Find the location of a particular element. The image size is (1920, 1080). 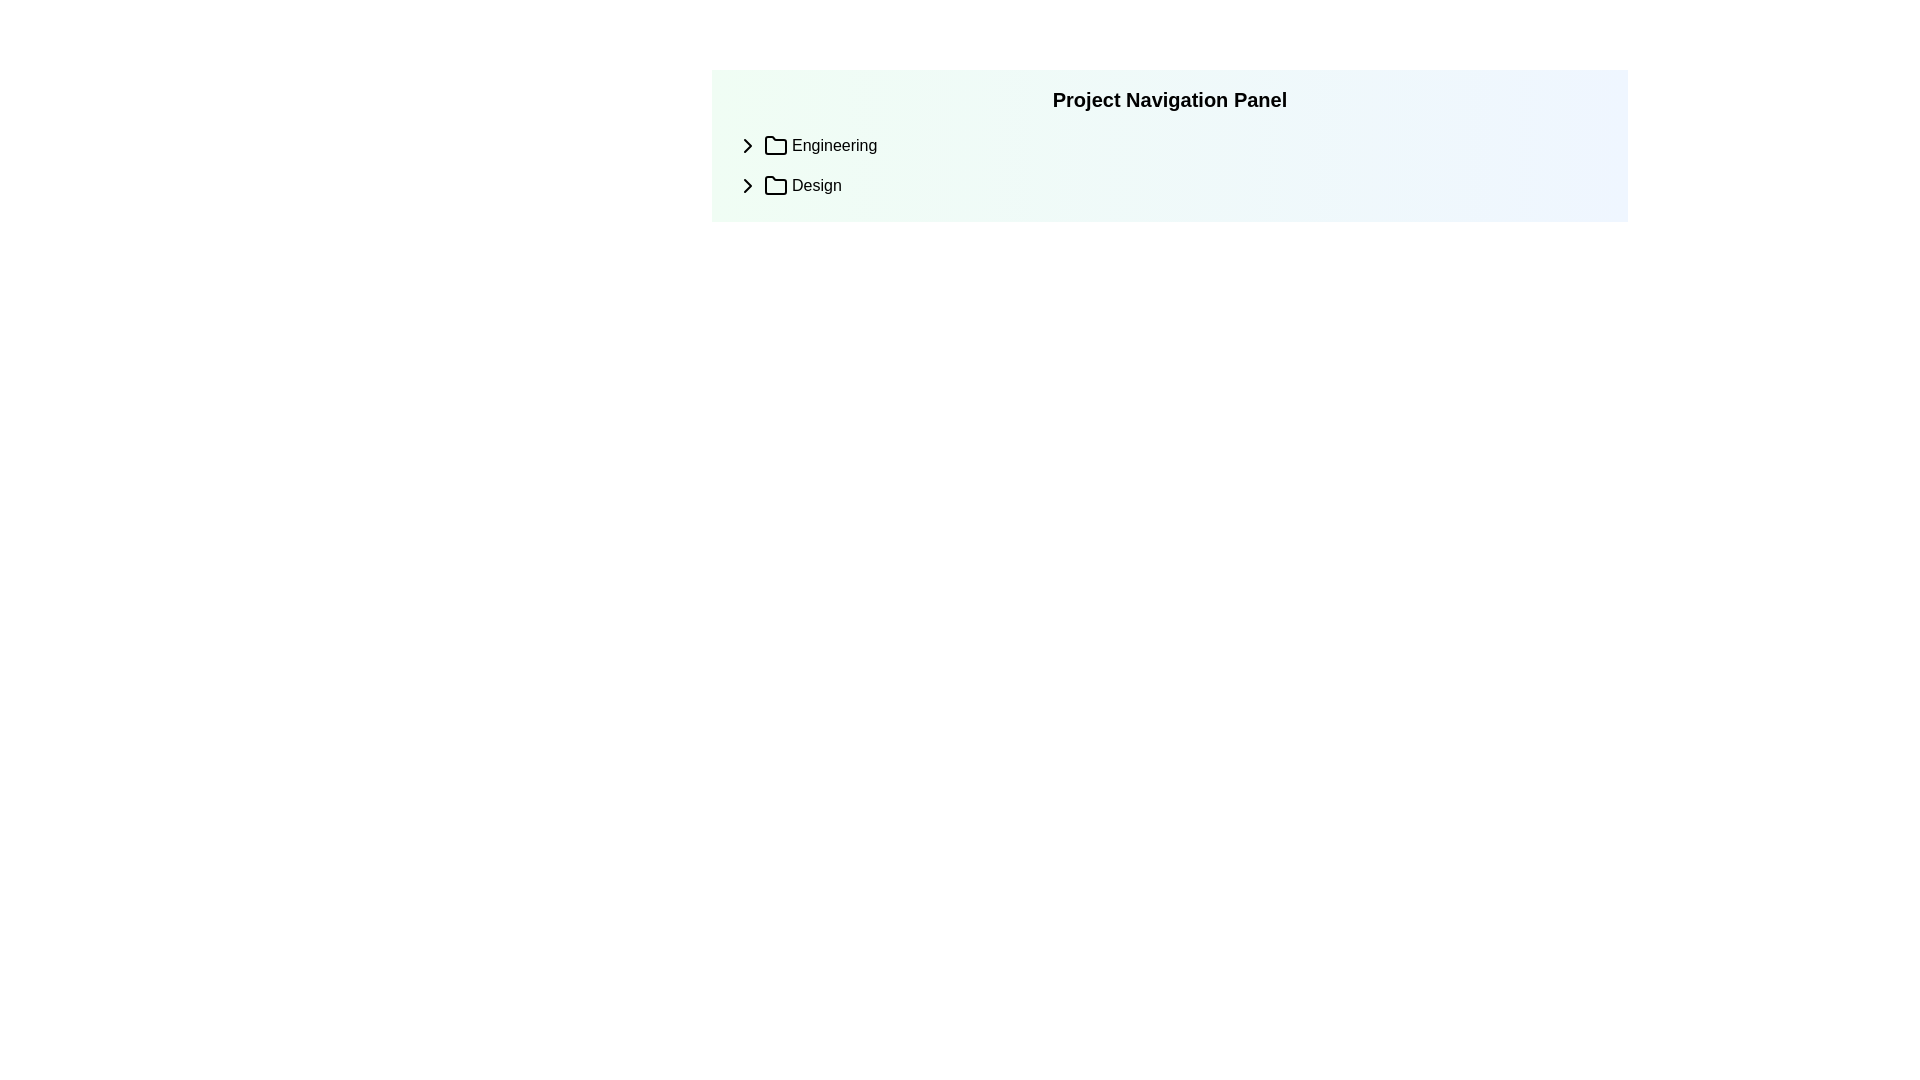

the graphical icon representing a folder in the navigation panel, located before the 'Engineering' text label is located at coordinates (775, 144).